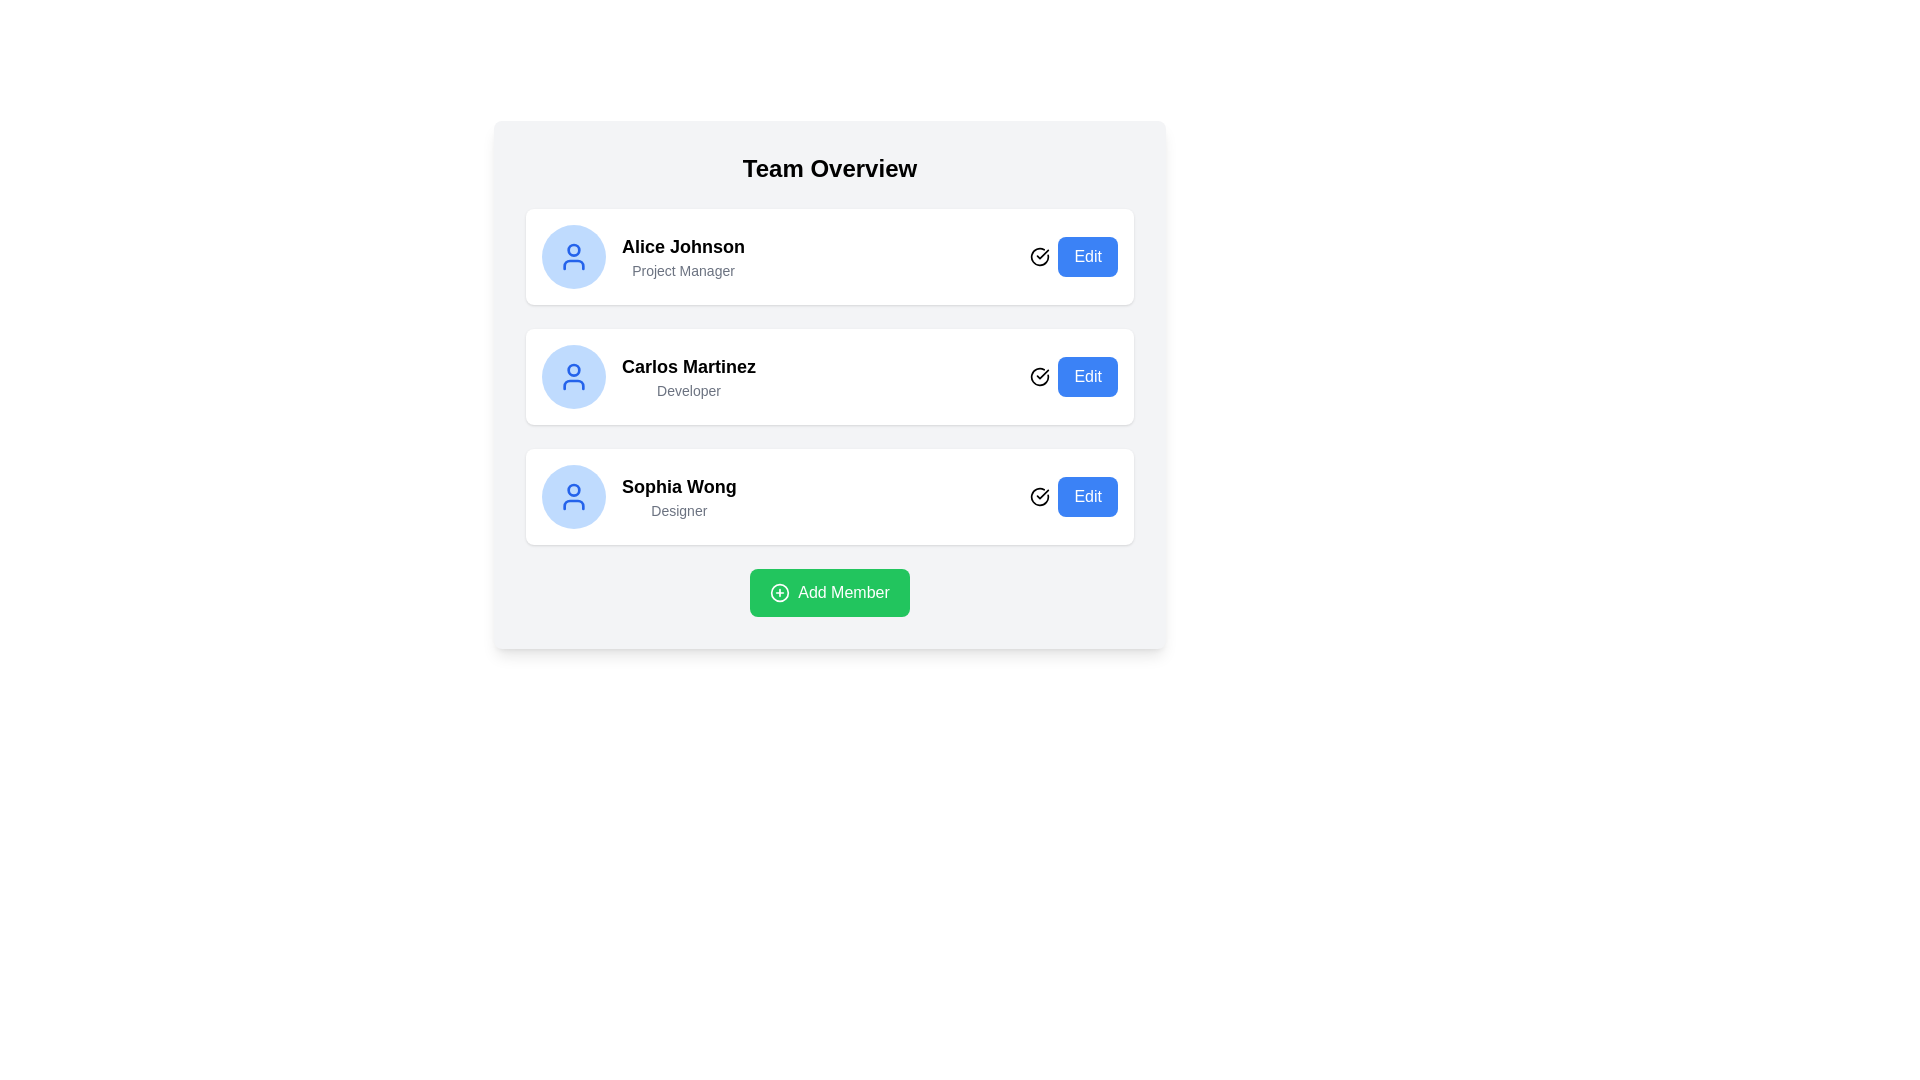 This screenshot has width=1920, height=1080. What do you see at coordinates (683, 270) in the screenshot?
I see `the static text label reading 'Project Manager', which is styled in gray and positioned below 'Alice Johnson' in the team members list card` at bounding box center [683, 270].